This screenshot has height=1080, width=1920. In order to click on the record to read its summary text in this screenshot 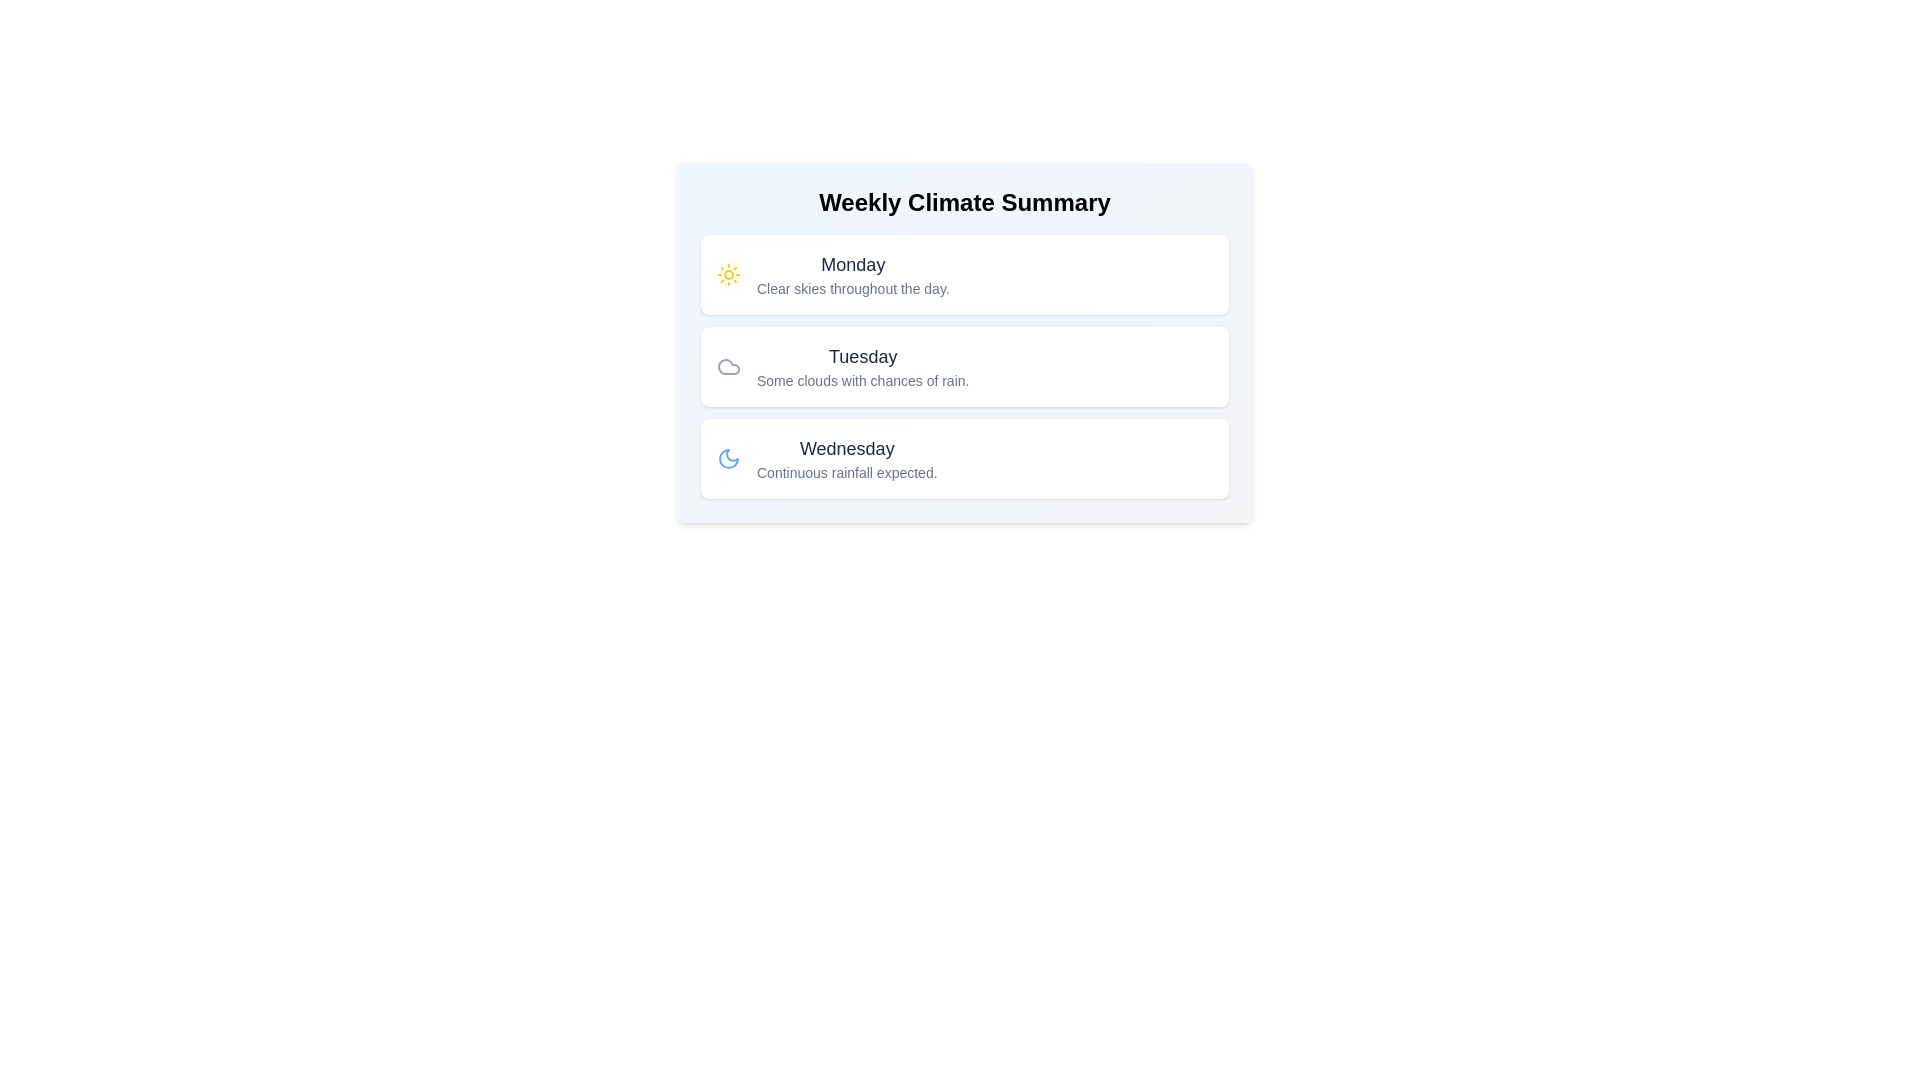, I will do `click(964, 274)`.